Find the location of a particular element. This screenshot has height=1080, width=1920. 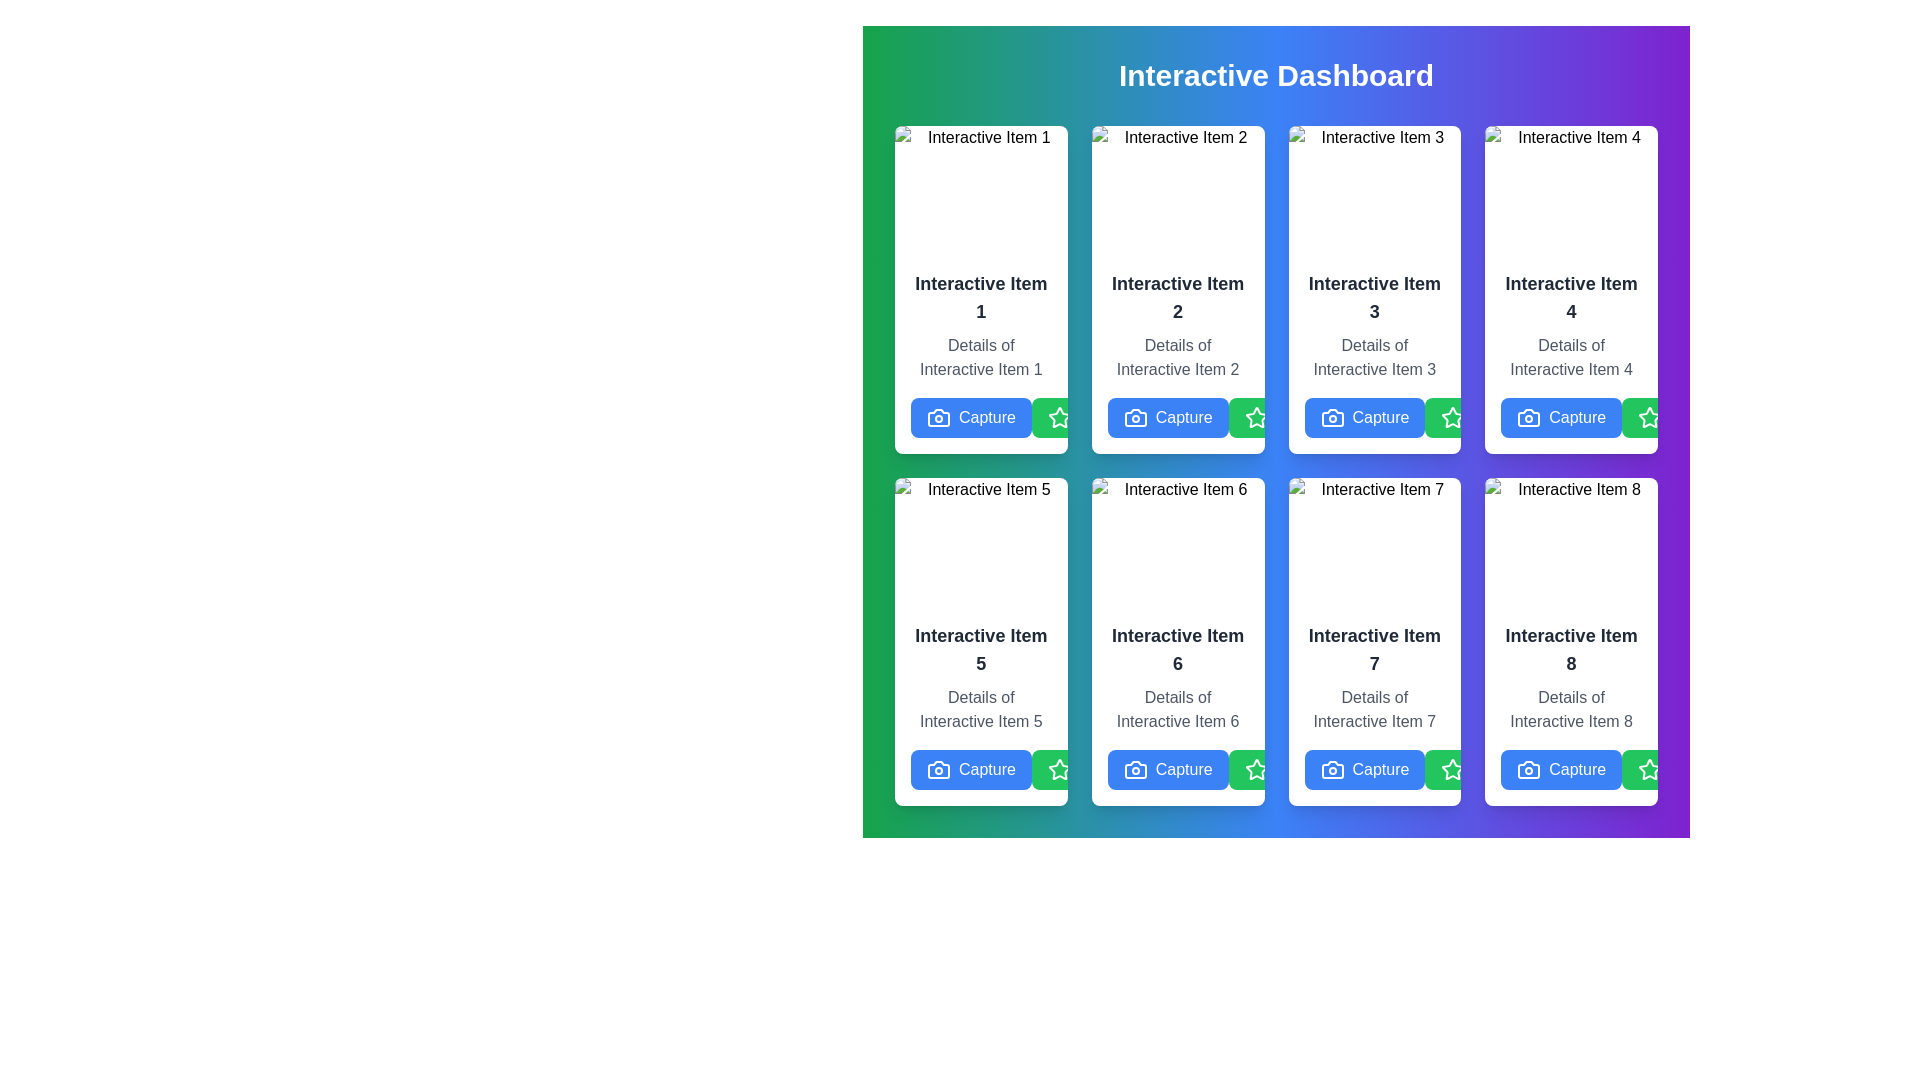

the image with alt text 'Interactive Item 2' located at the center of the card in the dashboard is located at coordinates (1178, 189).